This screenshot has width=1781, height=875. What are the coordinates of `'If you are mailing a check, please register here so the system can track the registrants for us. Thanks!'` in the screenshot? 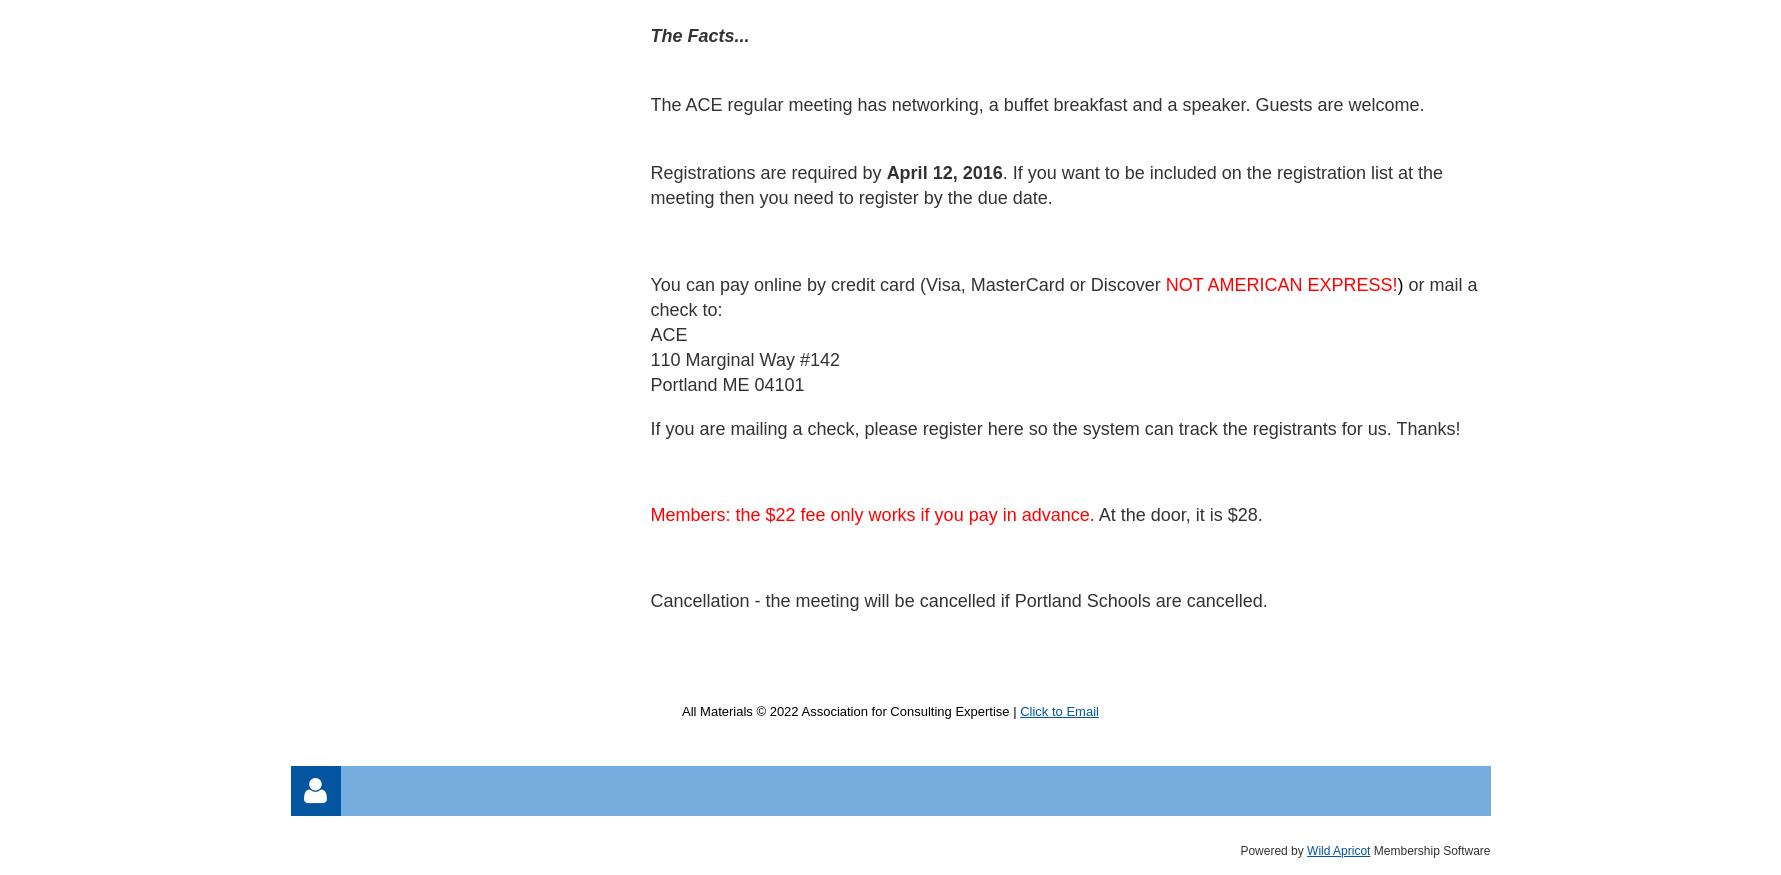 It's located at (1054, 426).